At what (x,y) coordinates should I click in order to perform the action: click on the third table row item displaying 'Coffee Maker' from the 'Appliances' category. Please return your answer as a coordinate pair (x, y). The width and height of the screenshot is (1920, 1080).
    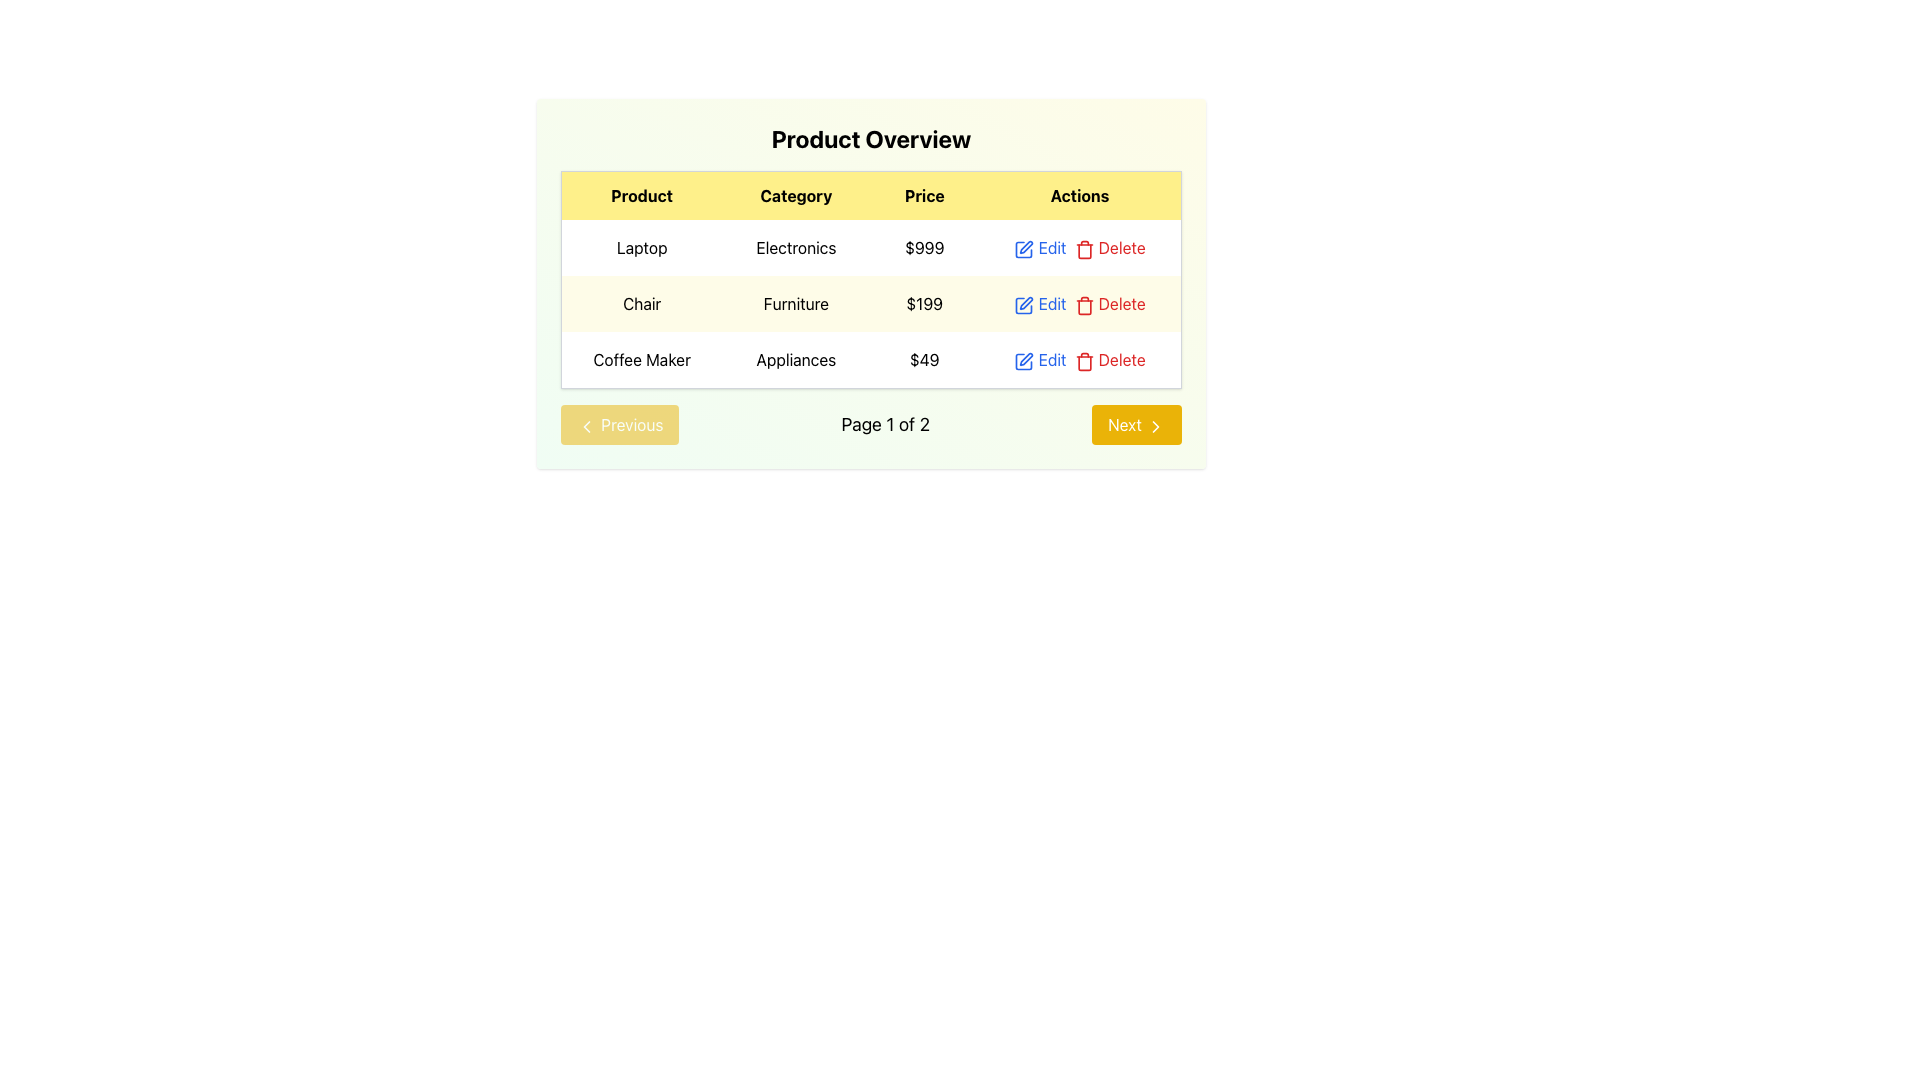
    Looking at the image, I should click on (871, 360).